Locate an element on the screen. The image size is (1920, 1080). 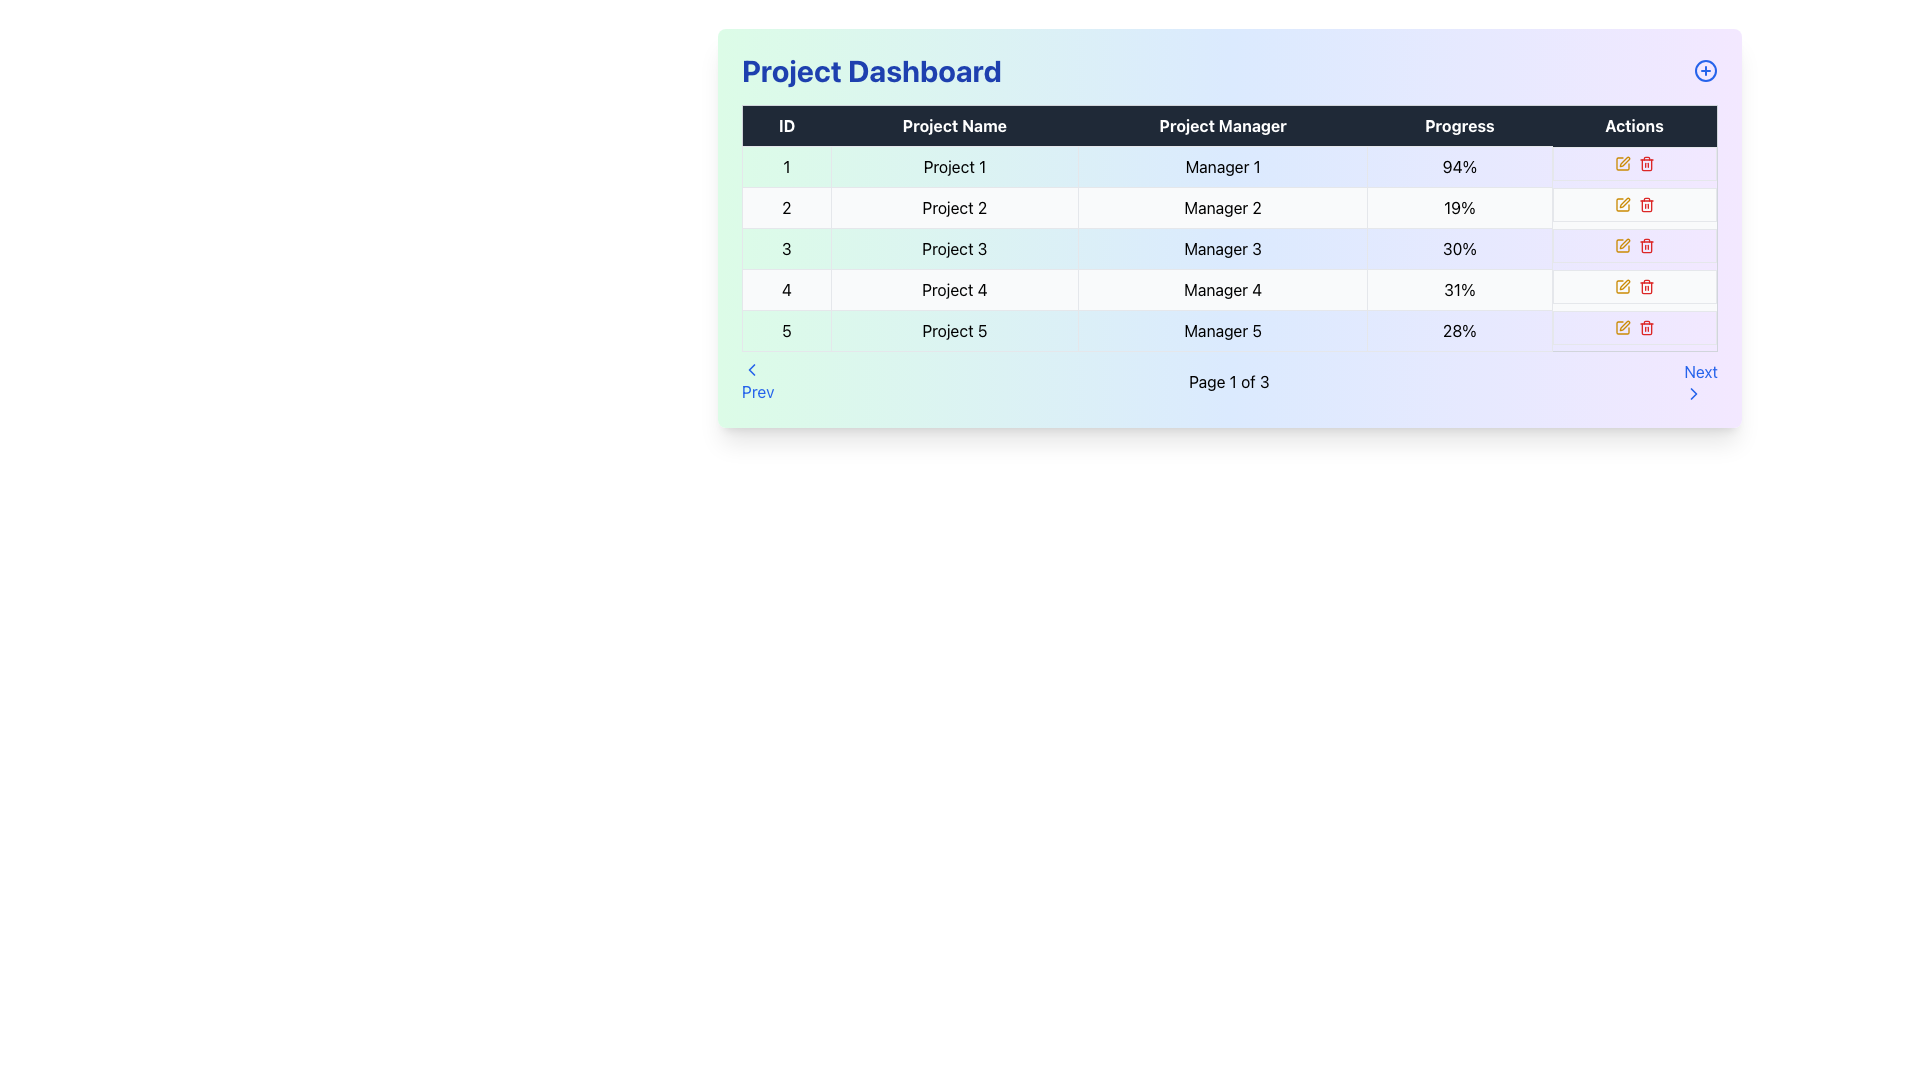
the non-interactive text label displaying the manager for the fourth project in the list is located at coordinates (1222, 289).